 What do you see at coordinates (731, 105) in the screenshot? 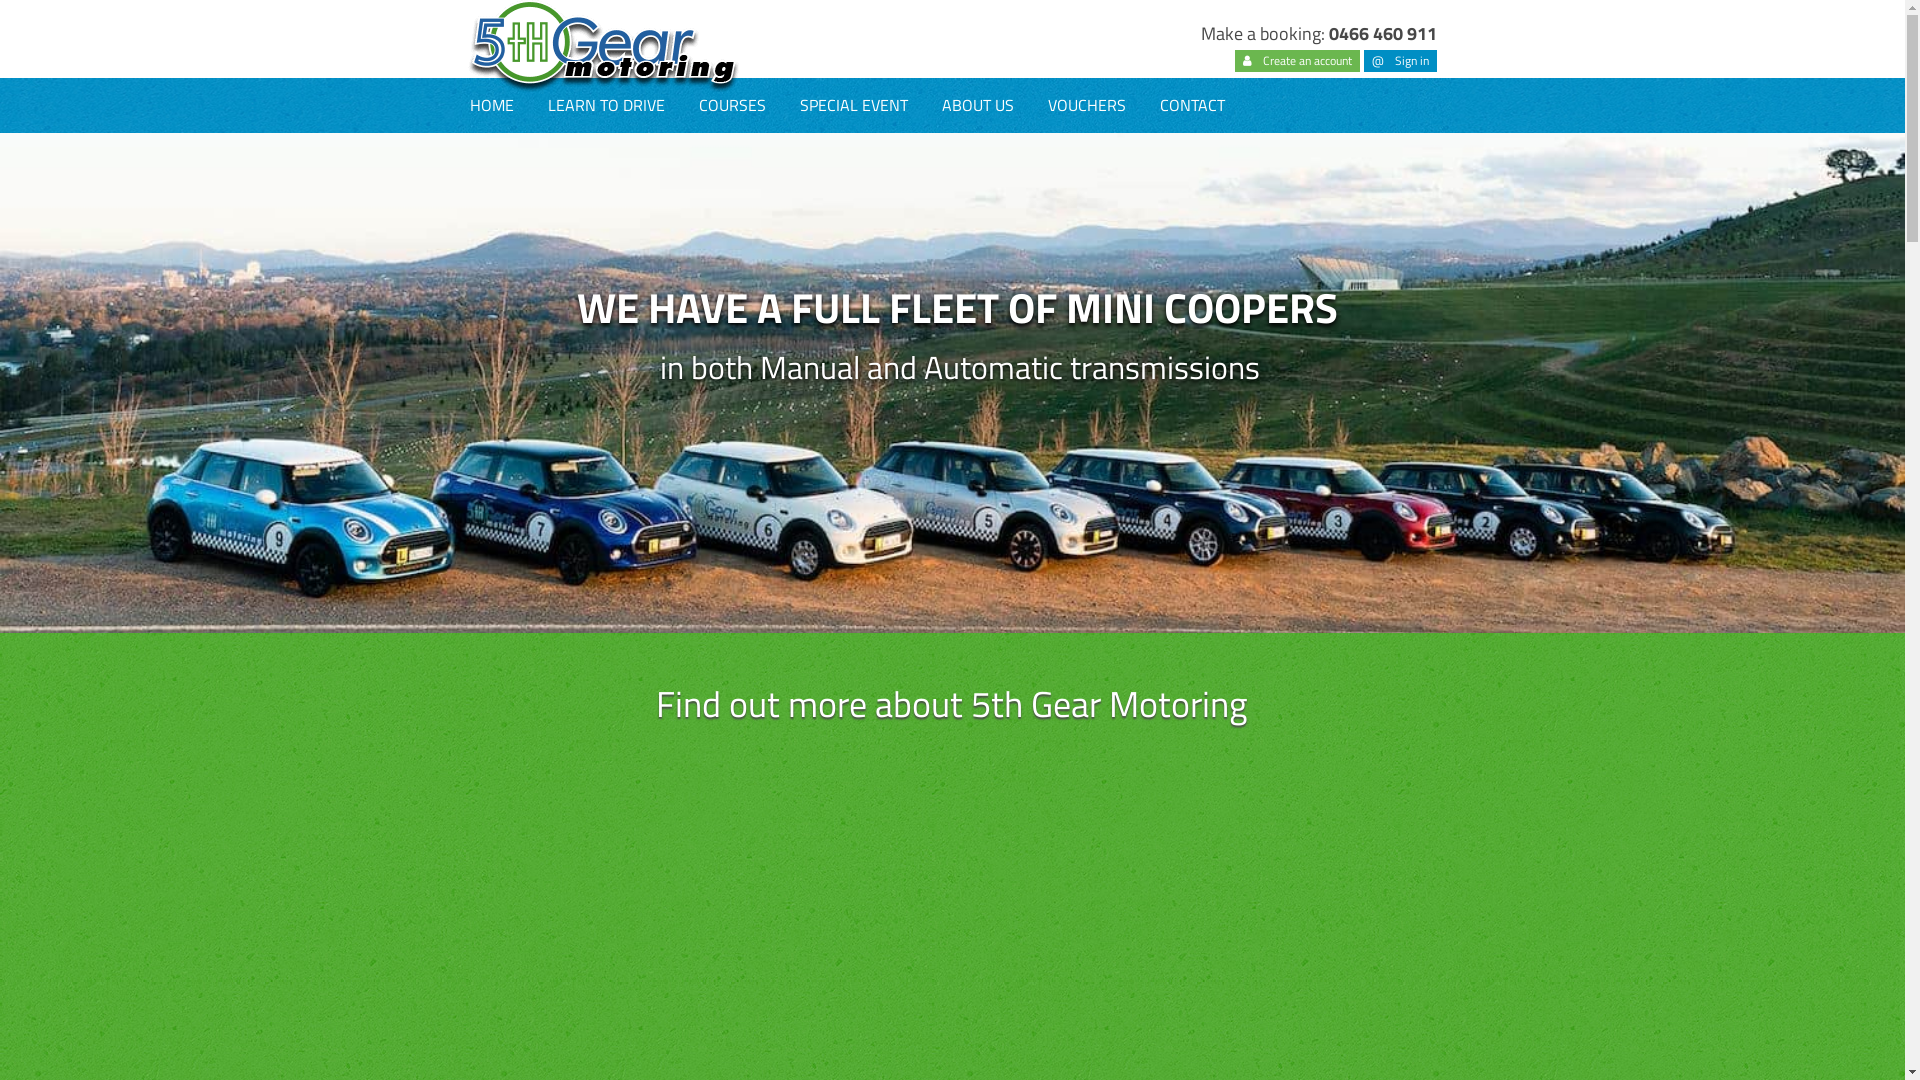
I see `'COURSES'` at bounding box center [731, 105].